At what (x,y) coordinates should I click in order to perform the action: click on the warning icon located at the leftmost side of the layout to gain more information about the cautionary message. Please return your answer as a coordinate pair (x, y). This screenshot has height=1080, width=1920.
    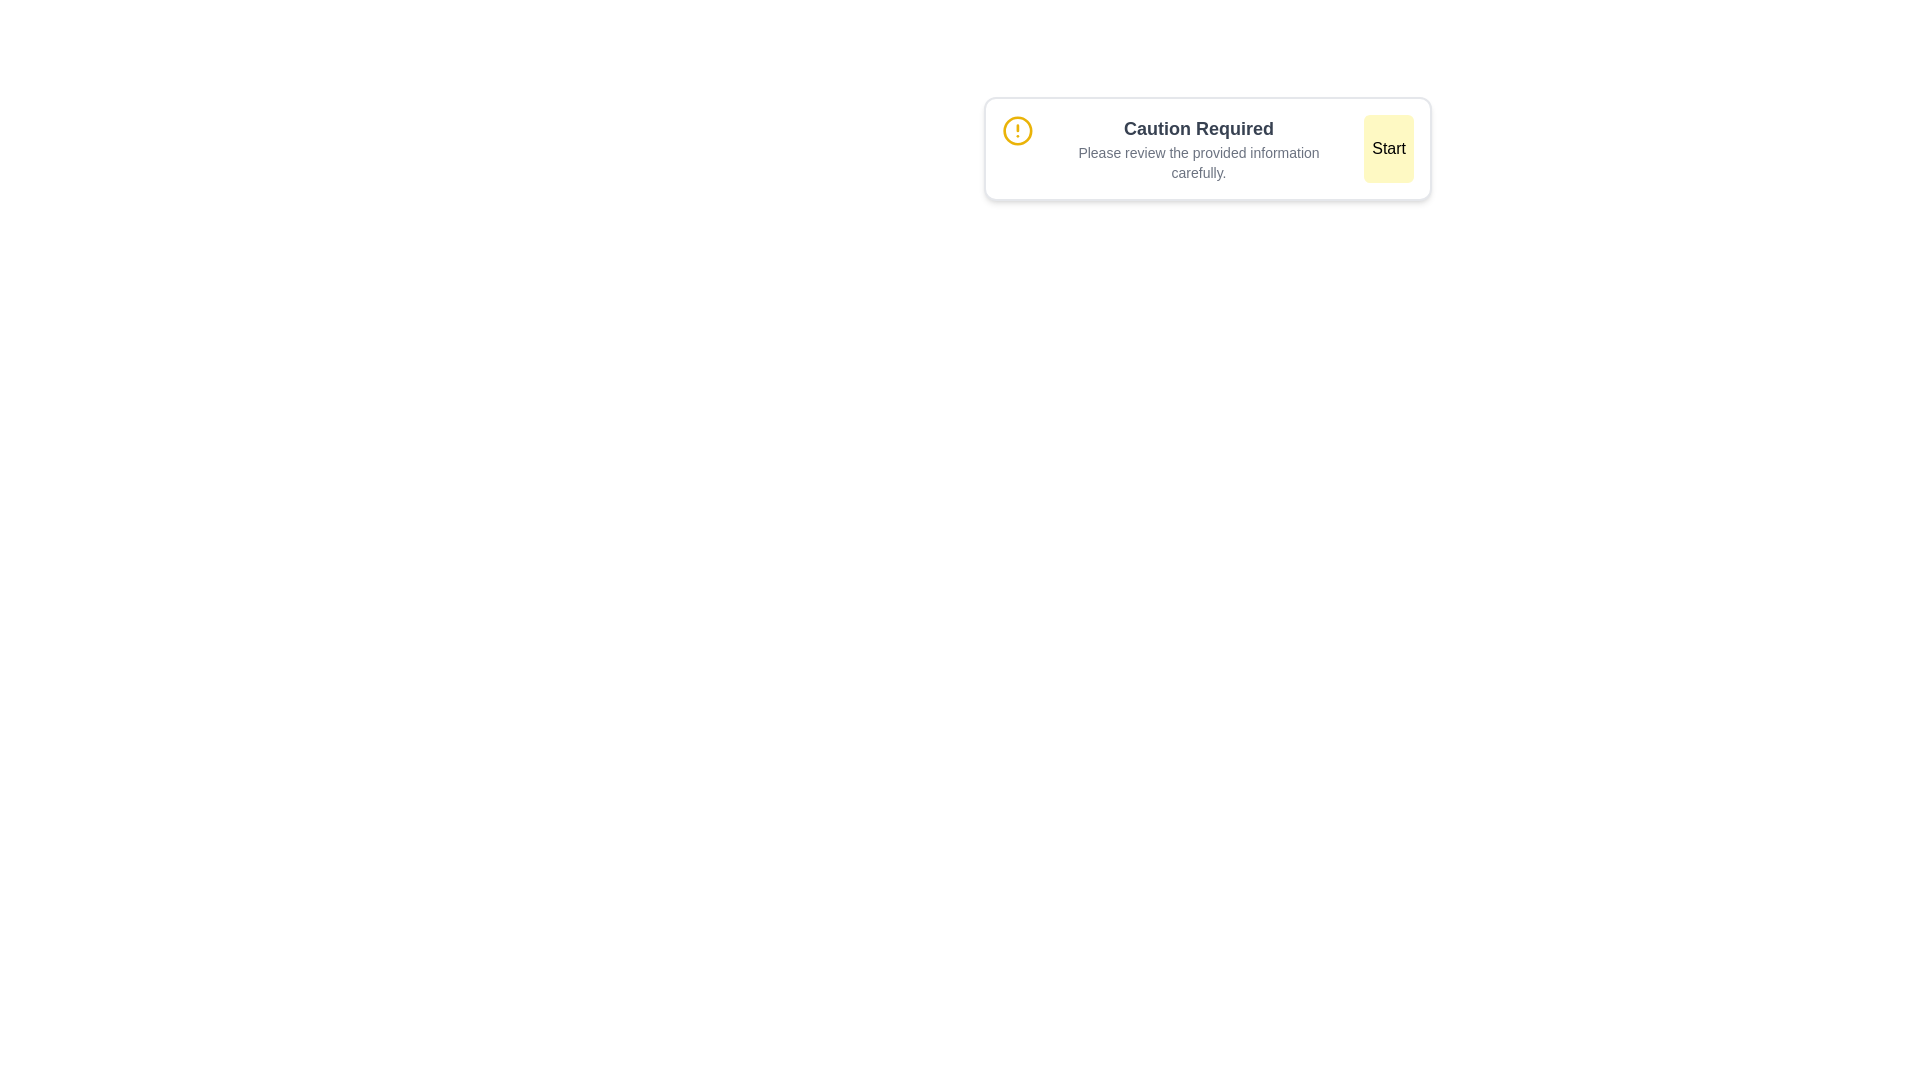
    Looking at the image, I should click on (1017, 131).